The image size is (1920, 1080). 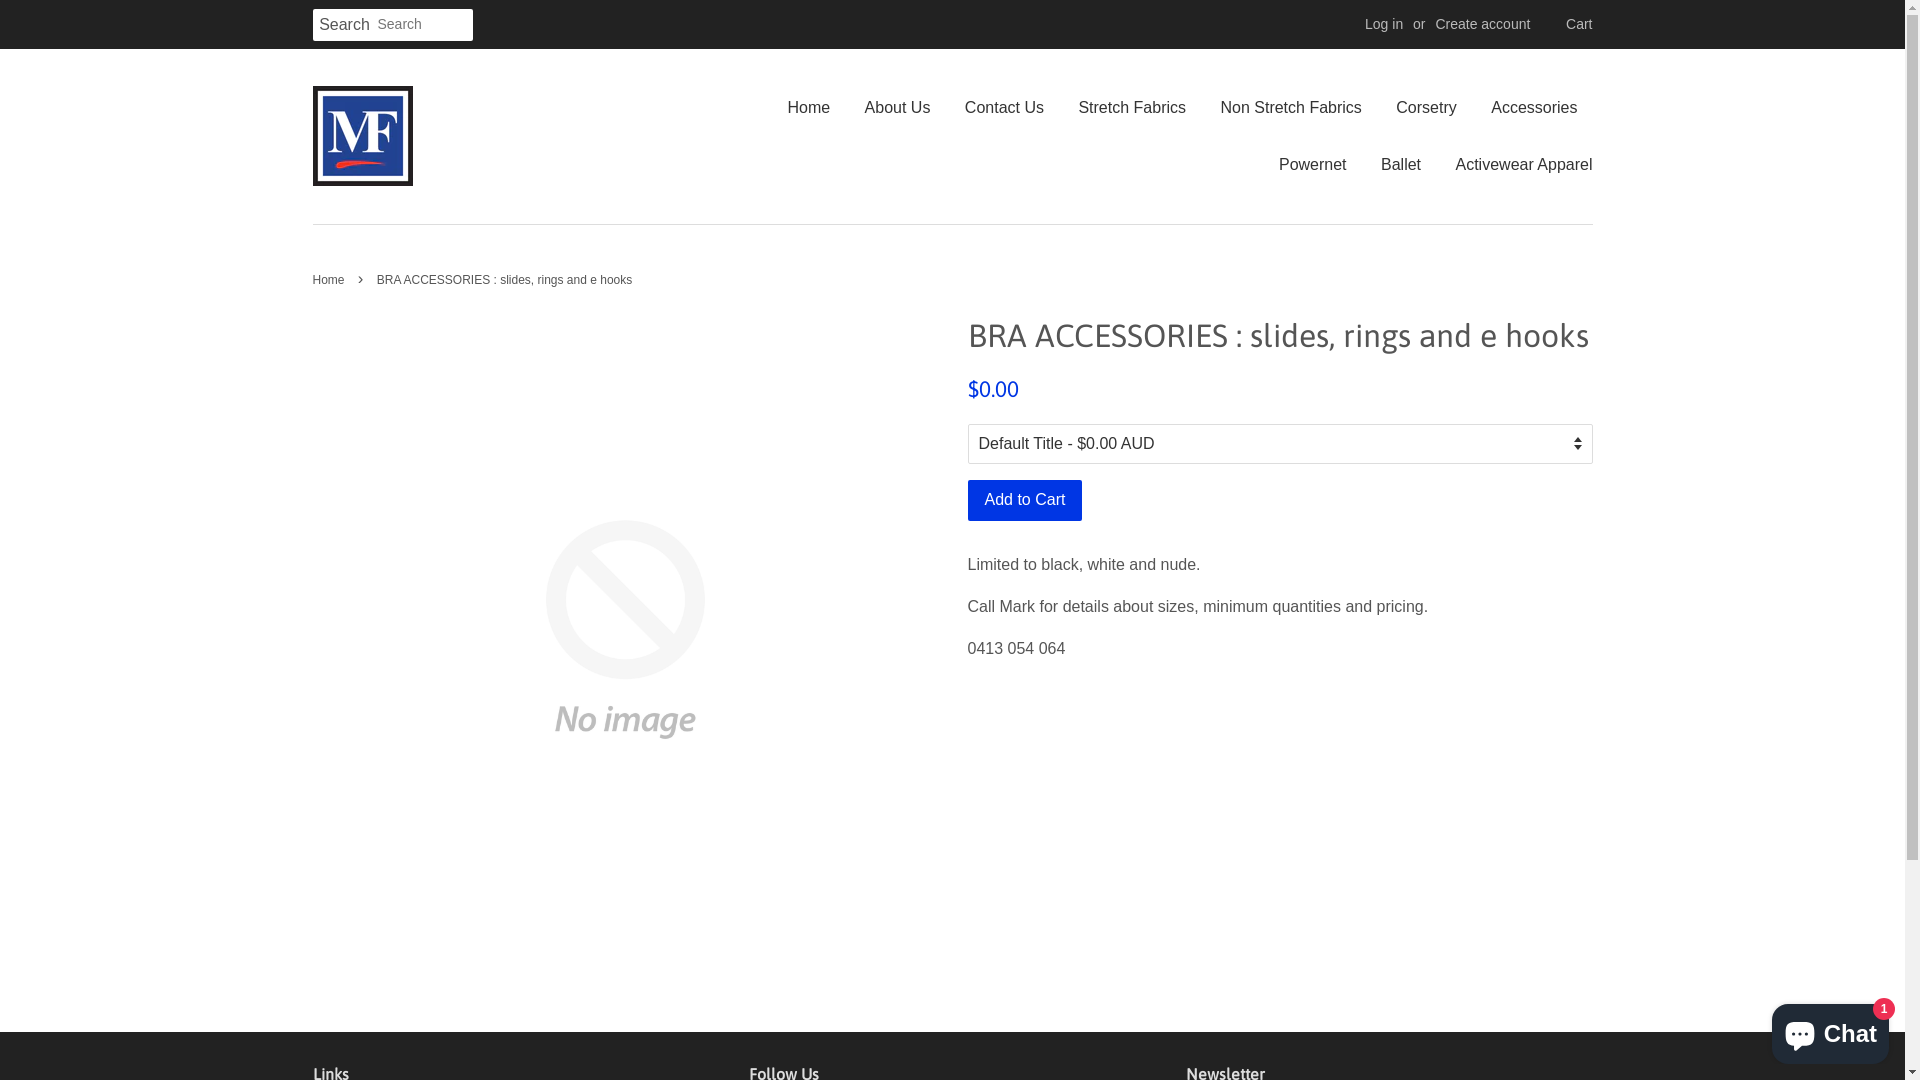 I want to click on 'Log in', so click(x=1382, y=23).